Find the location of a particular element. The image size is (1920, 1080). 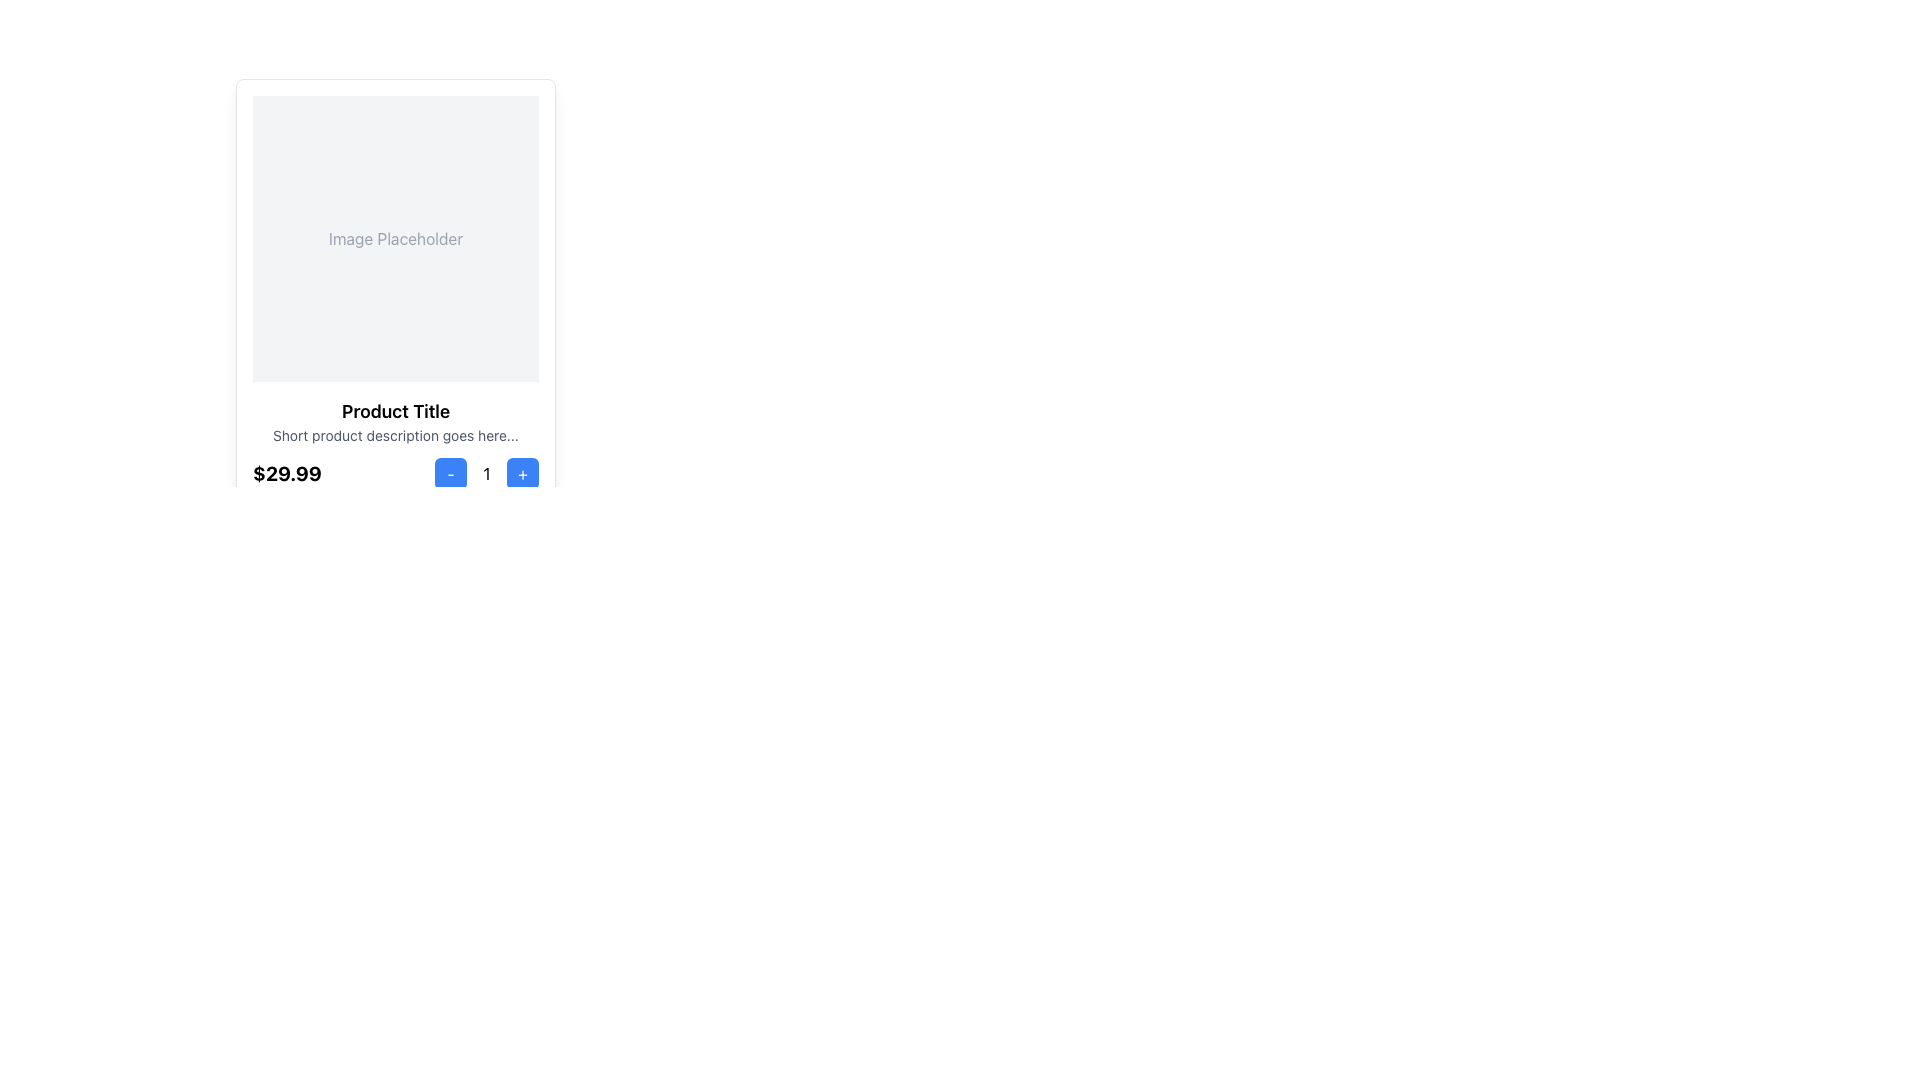

the static text label that displays the current quantity in the counter control, positioned between the decrement and increment buttons in the product card is located at coordinates (486, 474).